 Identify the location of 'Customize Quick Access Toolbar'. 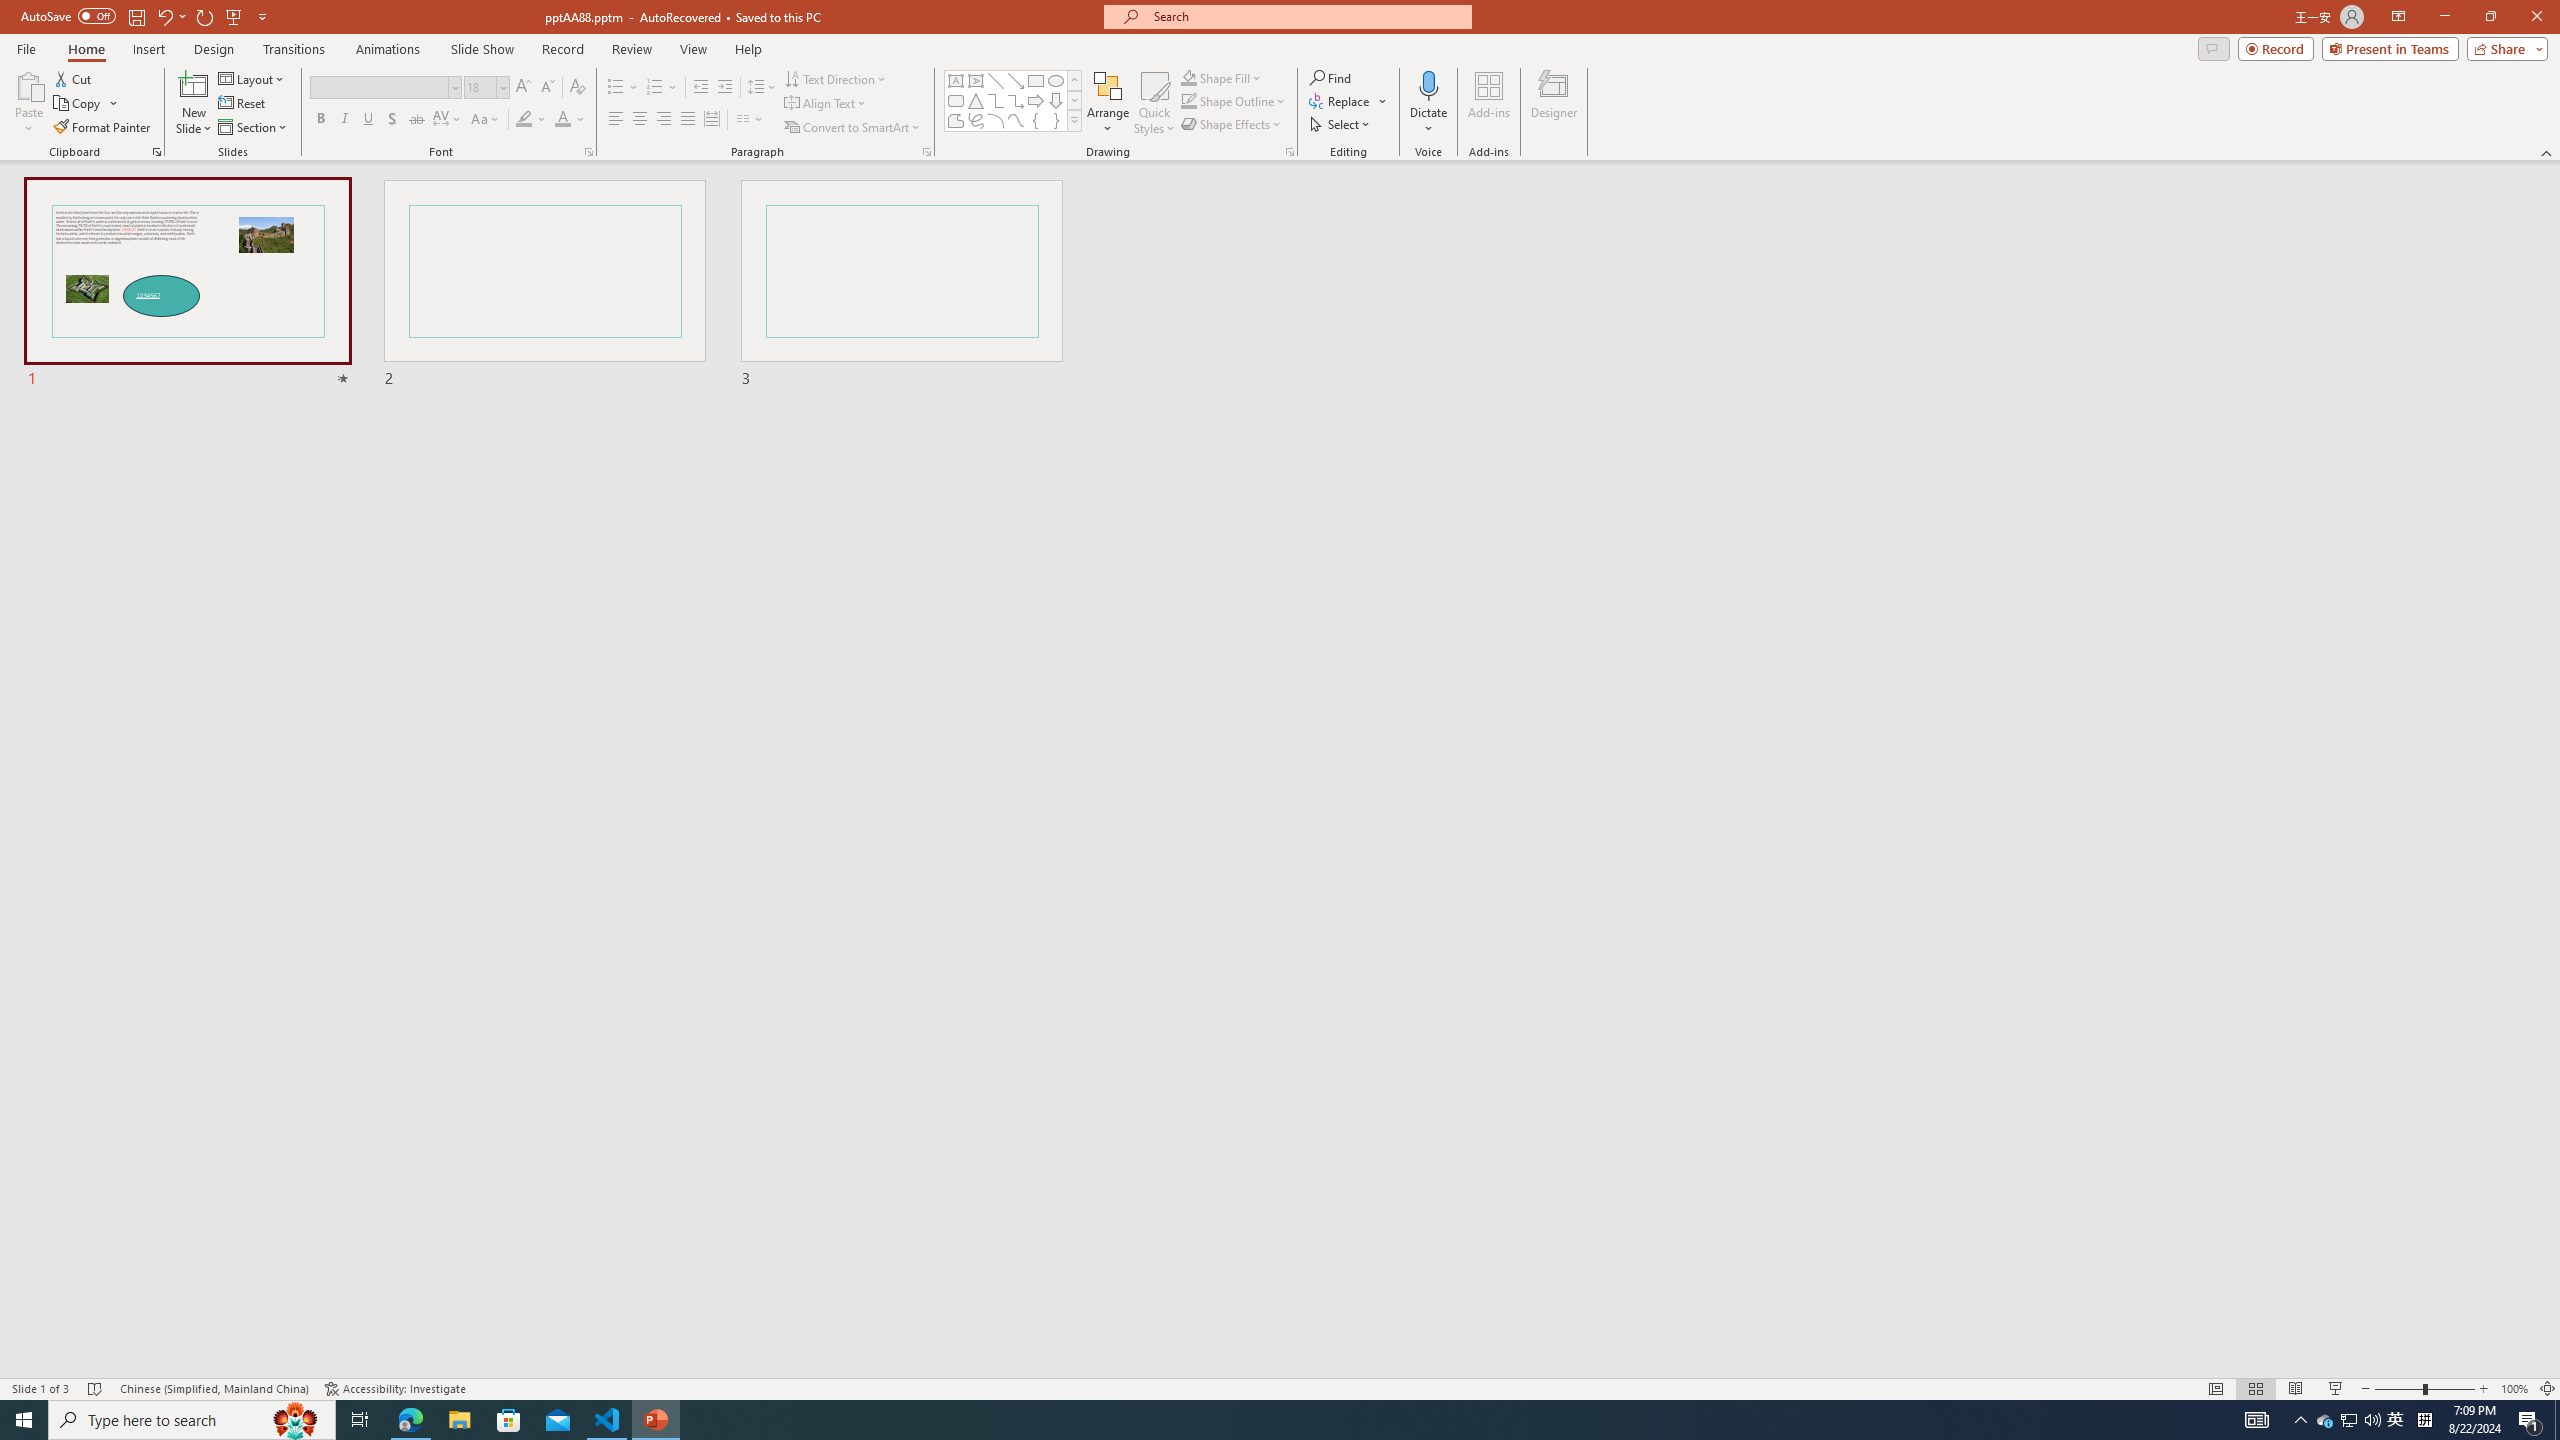
(261, 15).